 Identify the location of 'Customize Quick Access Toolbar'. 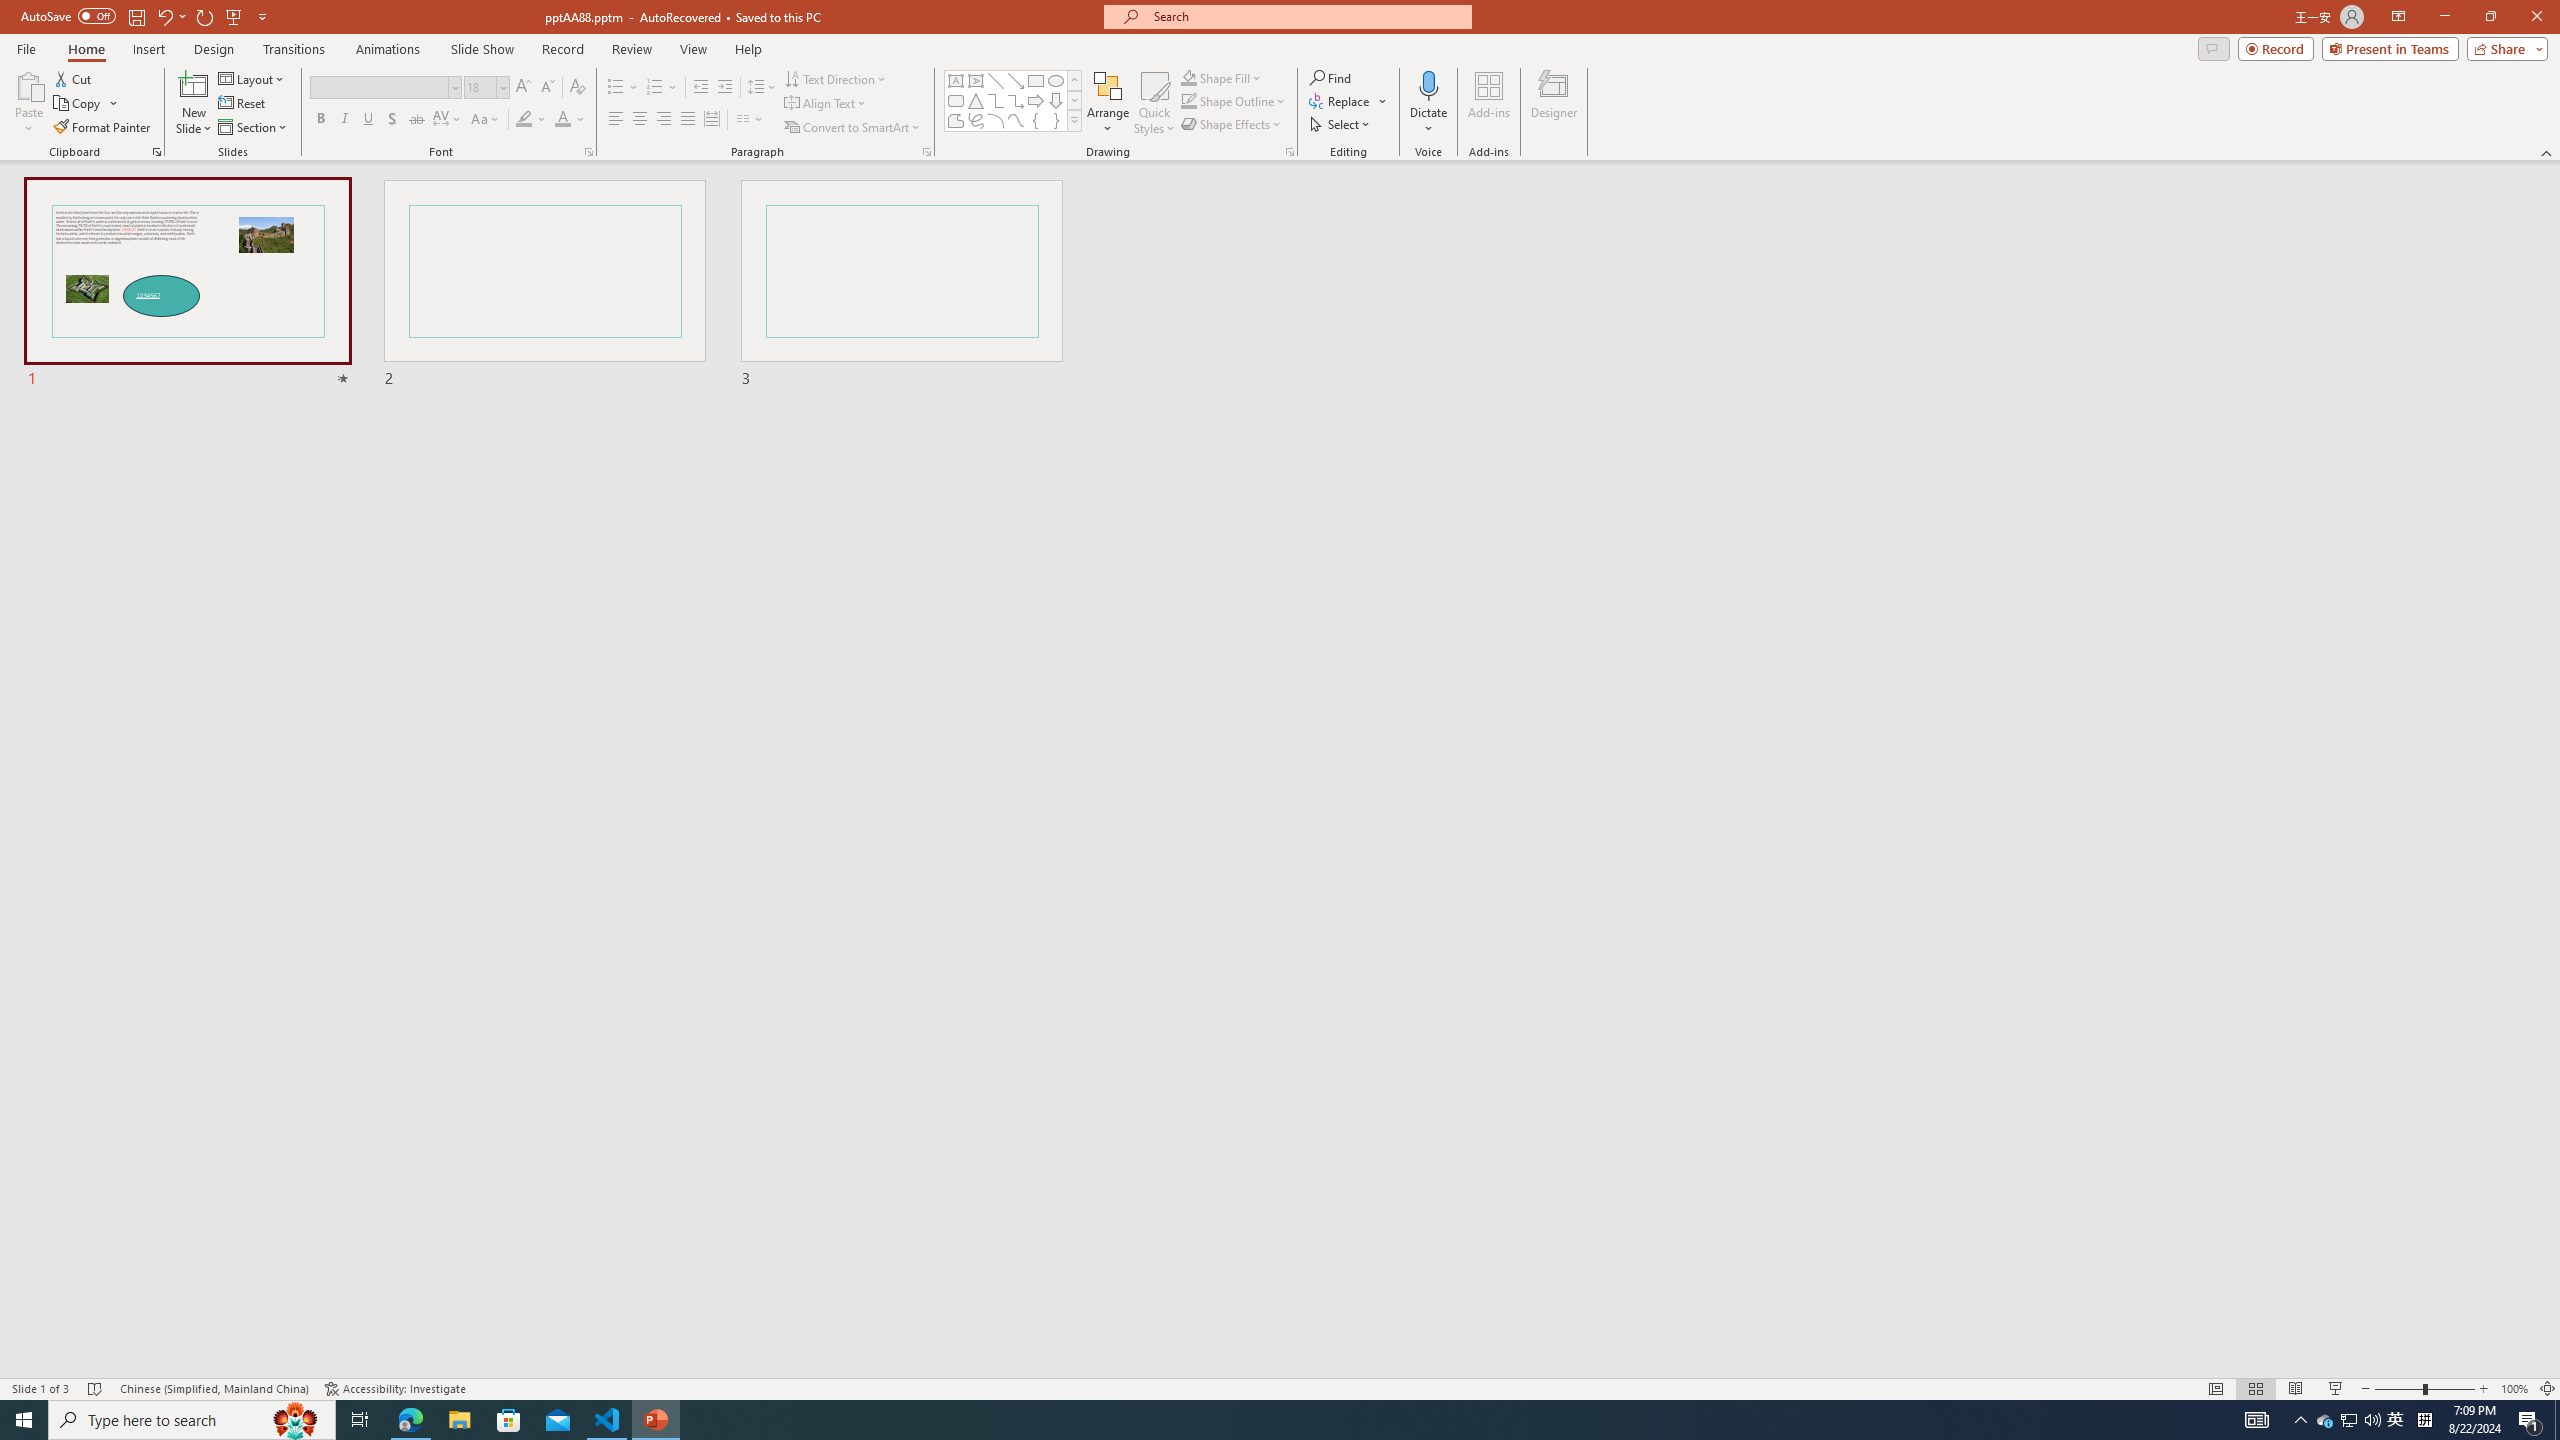
(261, 15).